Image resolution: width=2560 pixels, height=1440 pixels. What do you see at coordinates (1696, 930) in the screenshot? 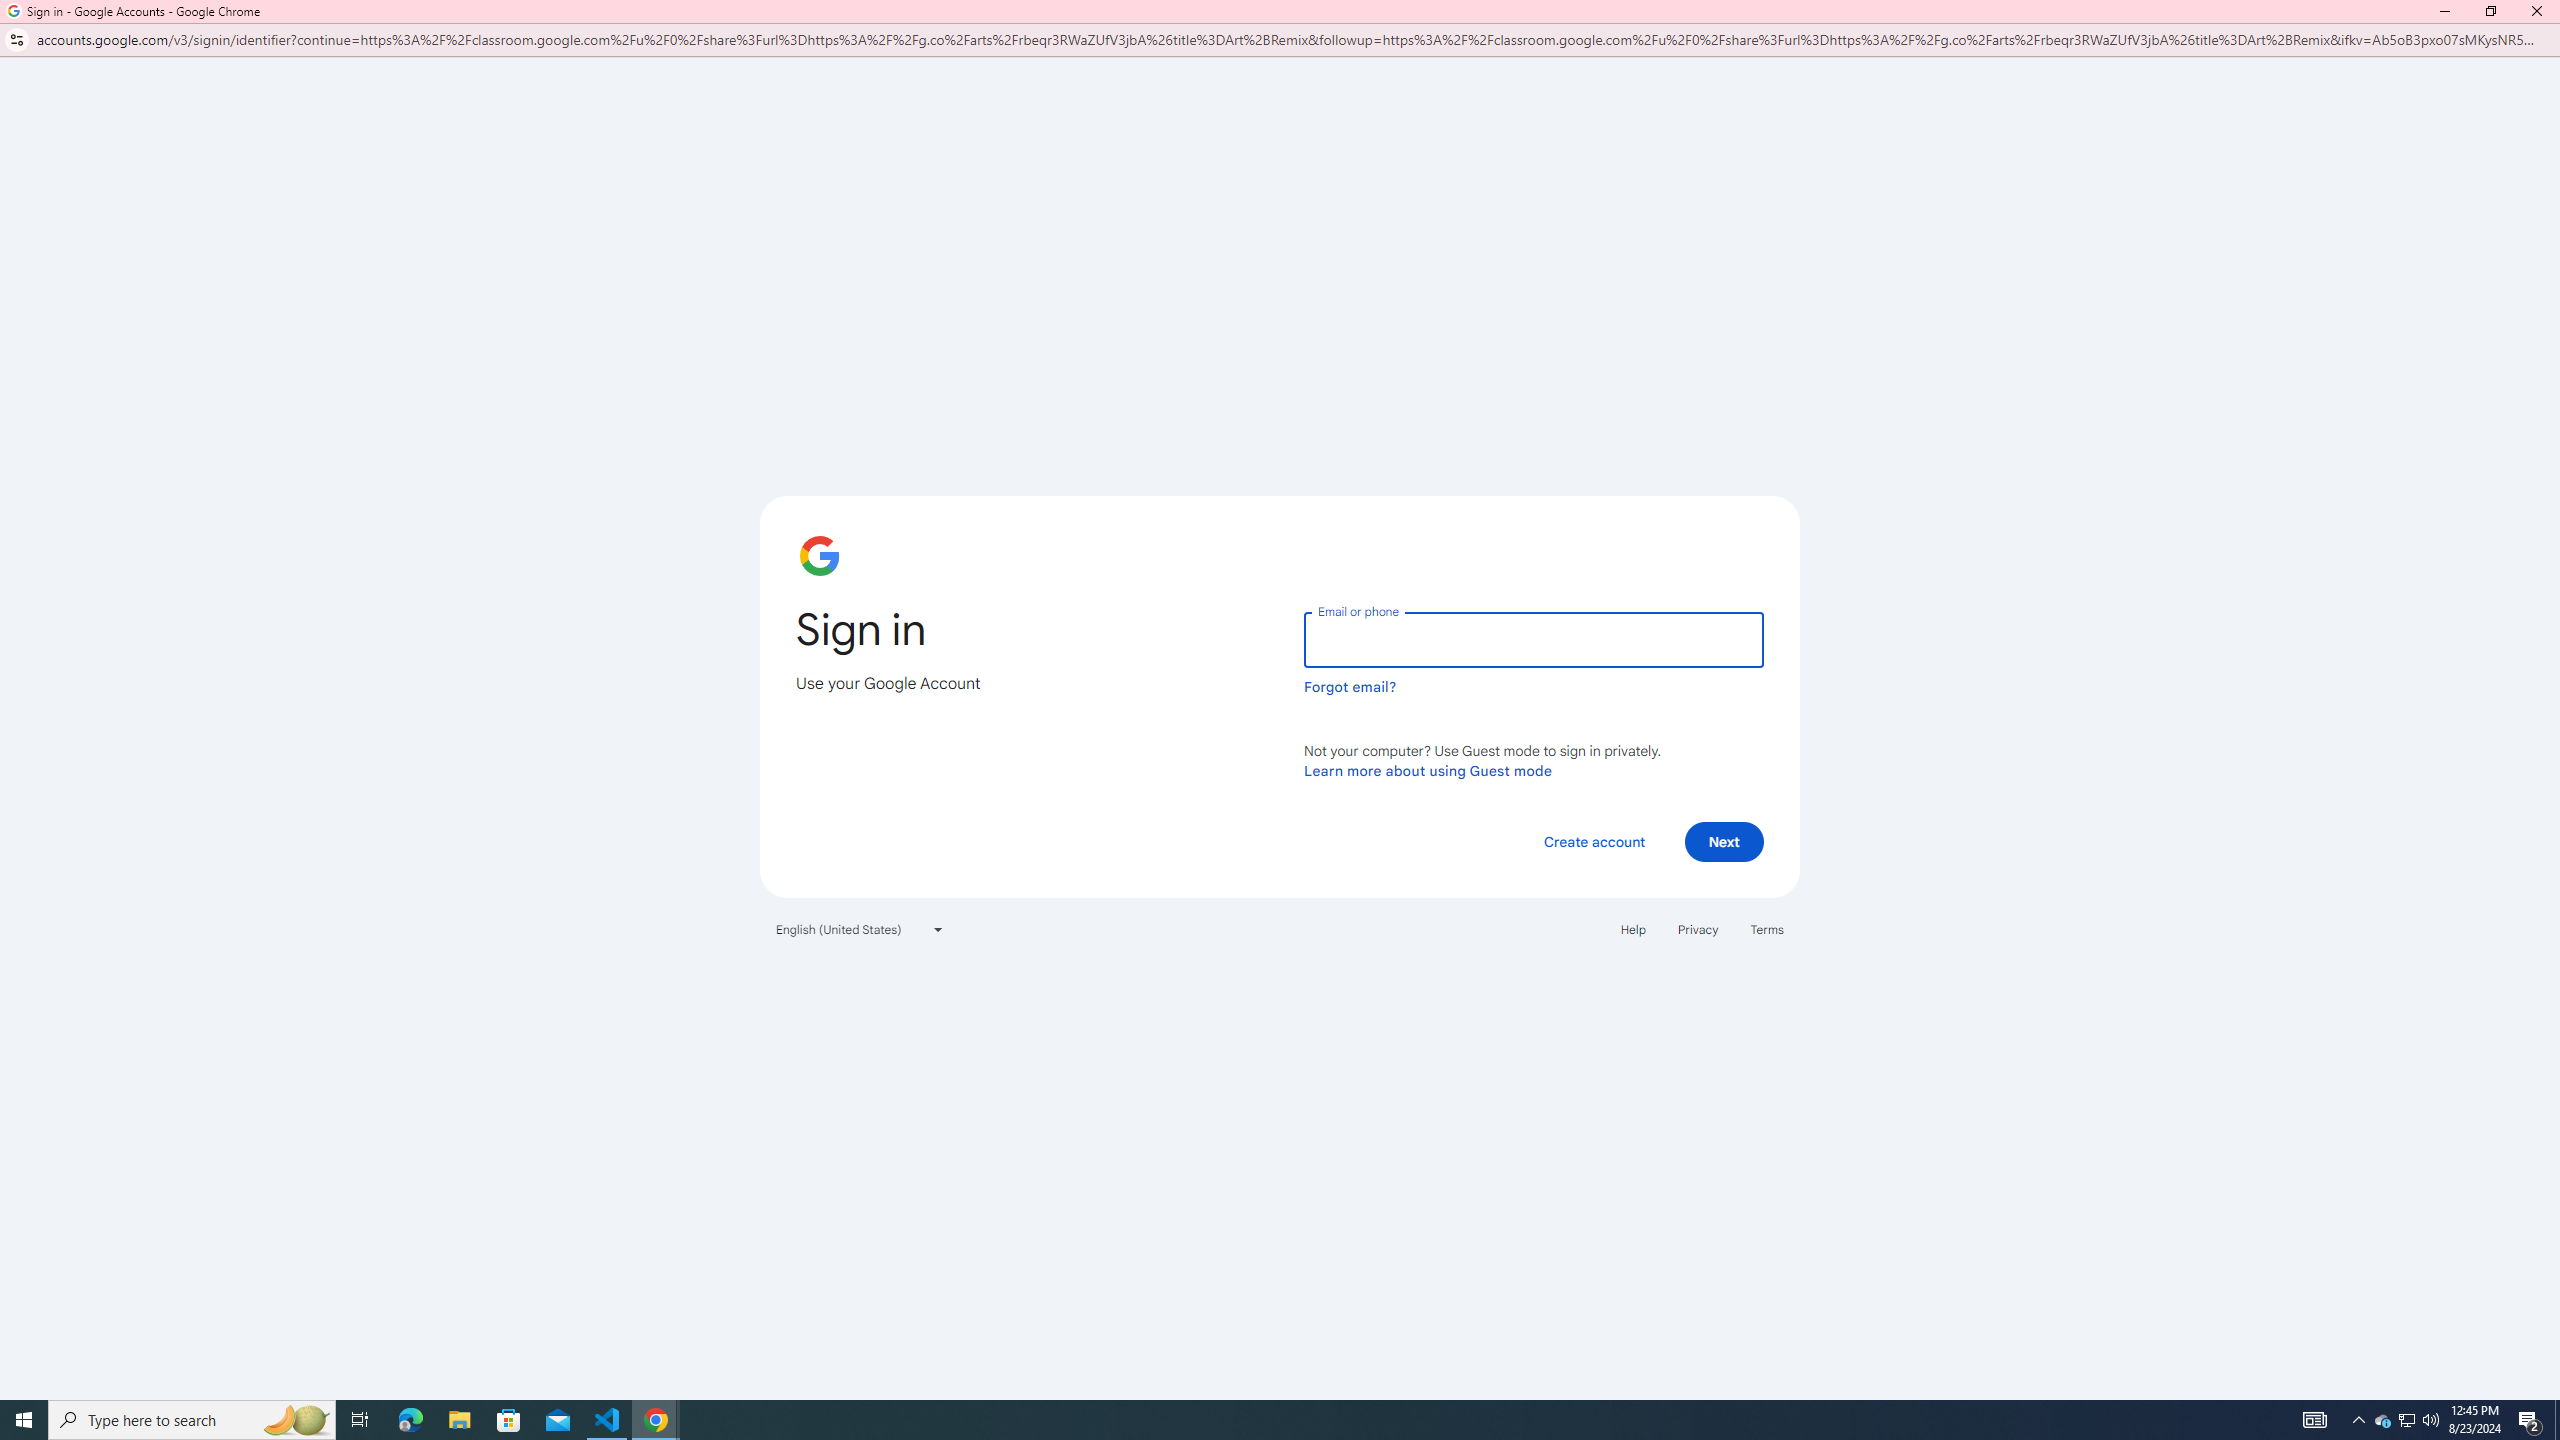
I see `'Privacy'` at bounding box center [1696, 930].